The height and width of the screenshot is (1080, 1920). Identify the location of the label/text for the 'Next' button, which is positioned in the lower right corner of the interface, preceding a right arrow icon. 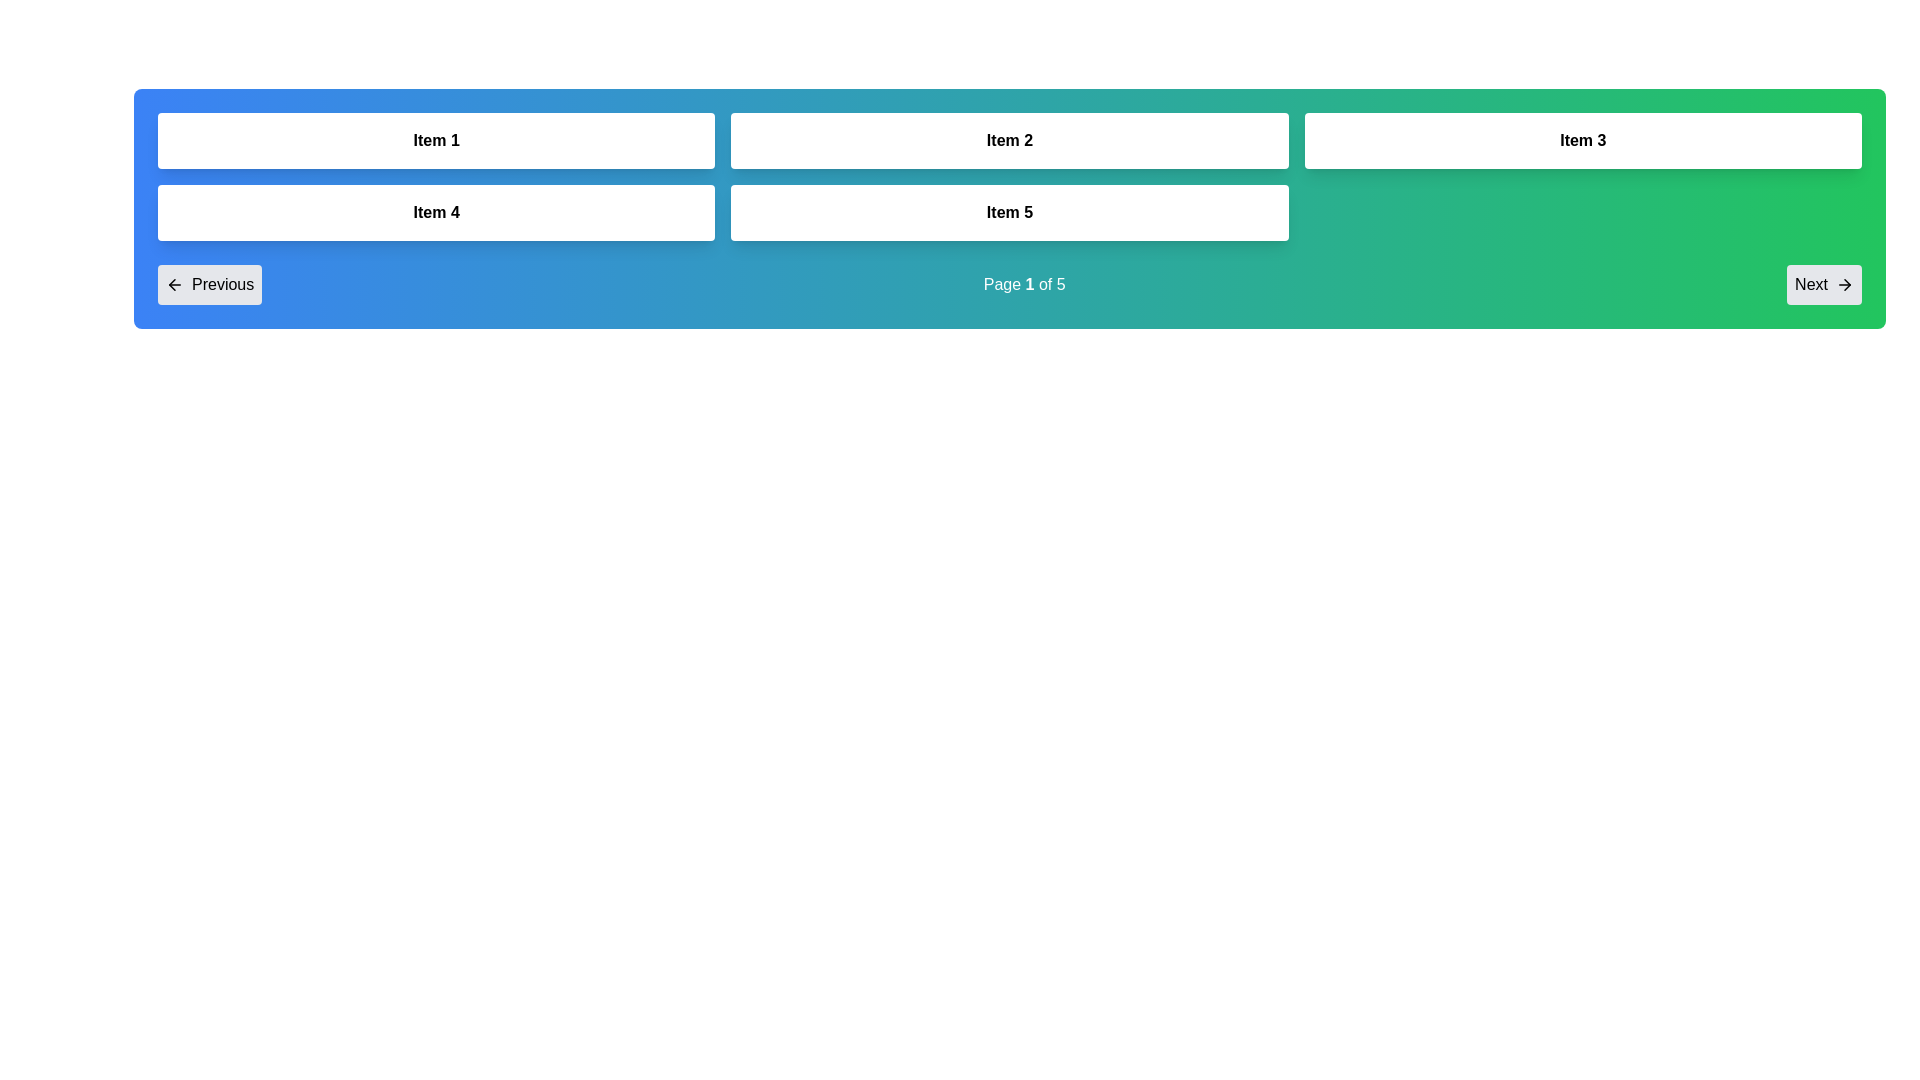
(1811, 285).